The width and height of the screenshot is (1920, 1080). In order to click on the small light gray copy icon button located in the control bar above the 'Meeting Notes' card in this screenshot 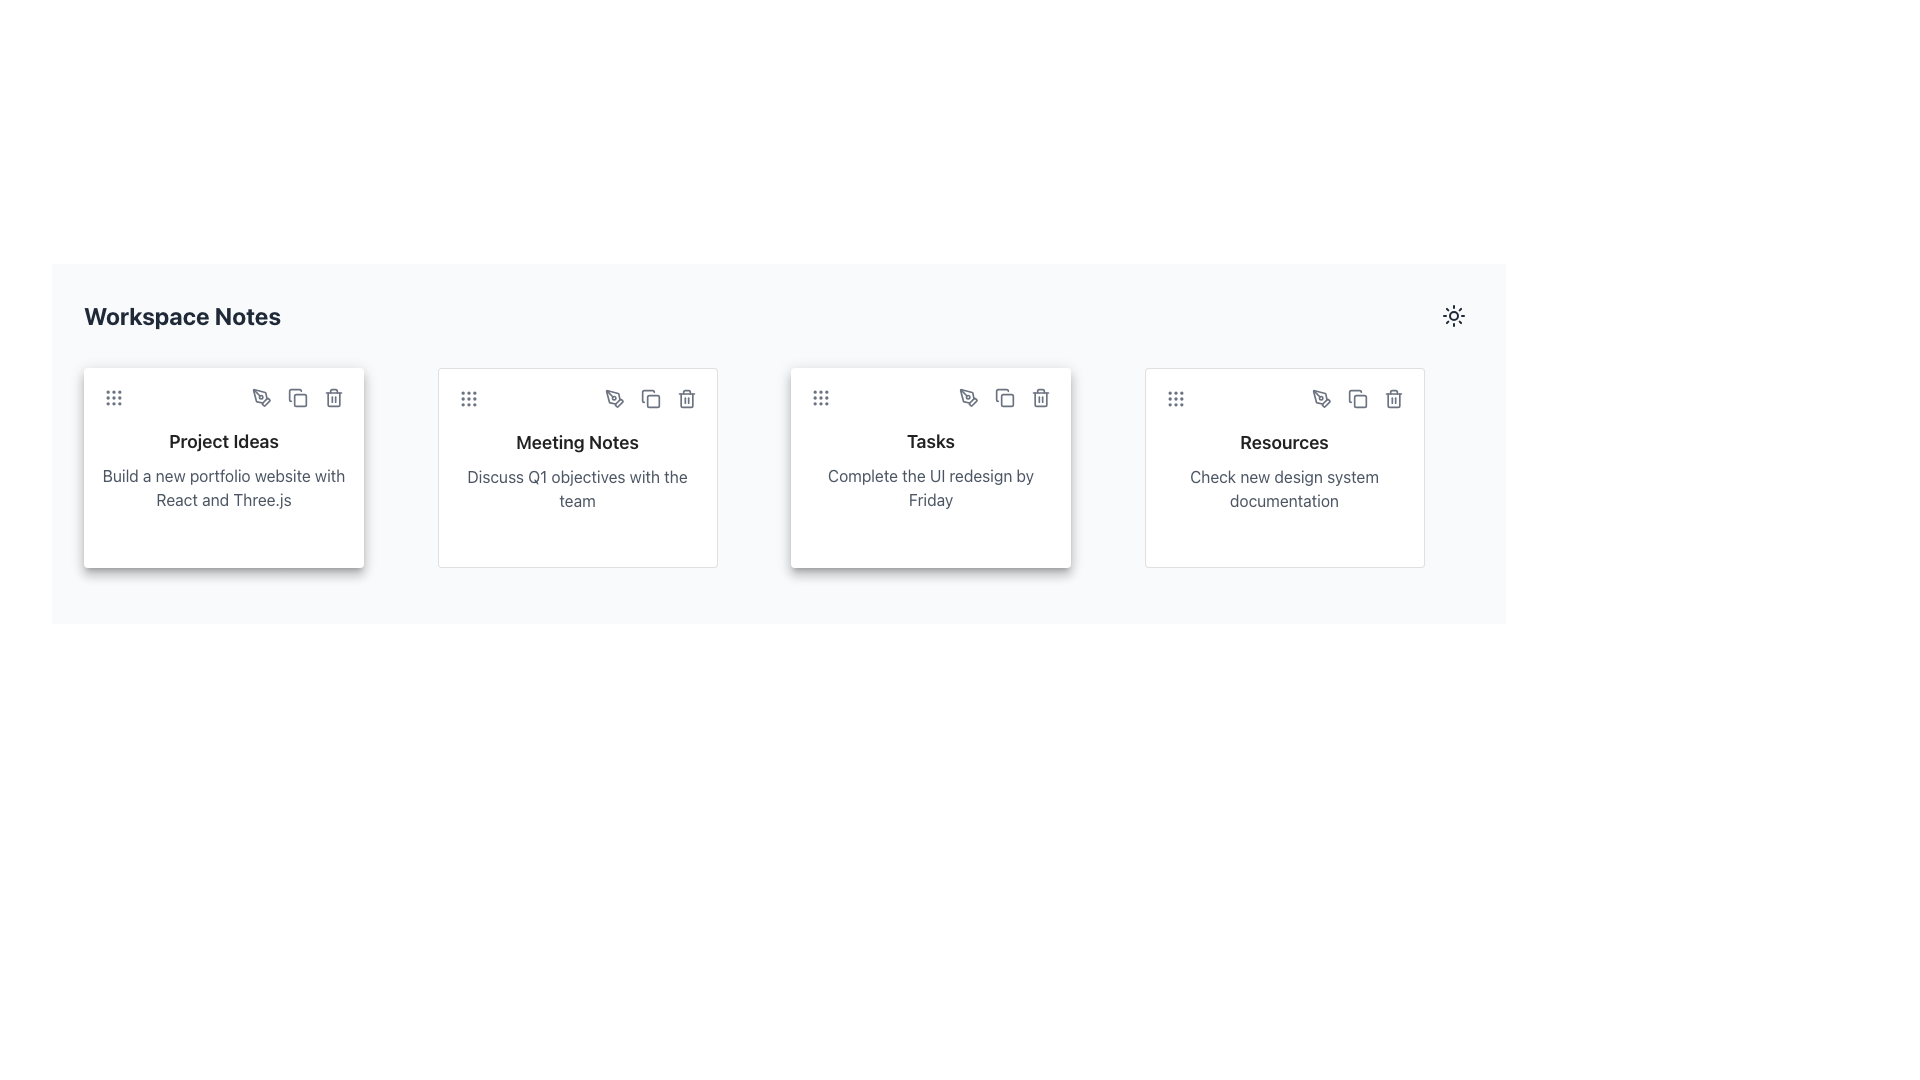, I will do `click(650, 398)`.